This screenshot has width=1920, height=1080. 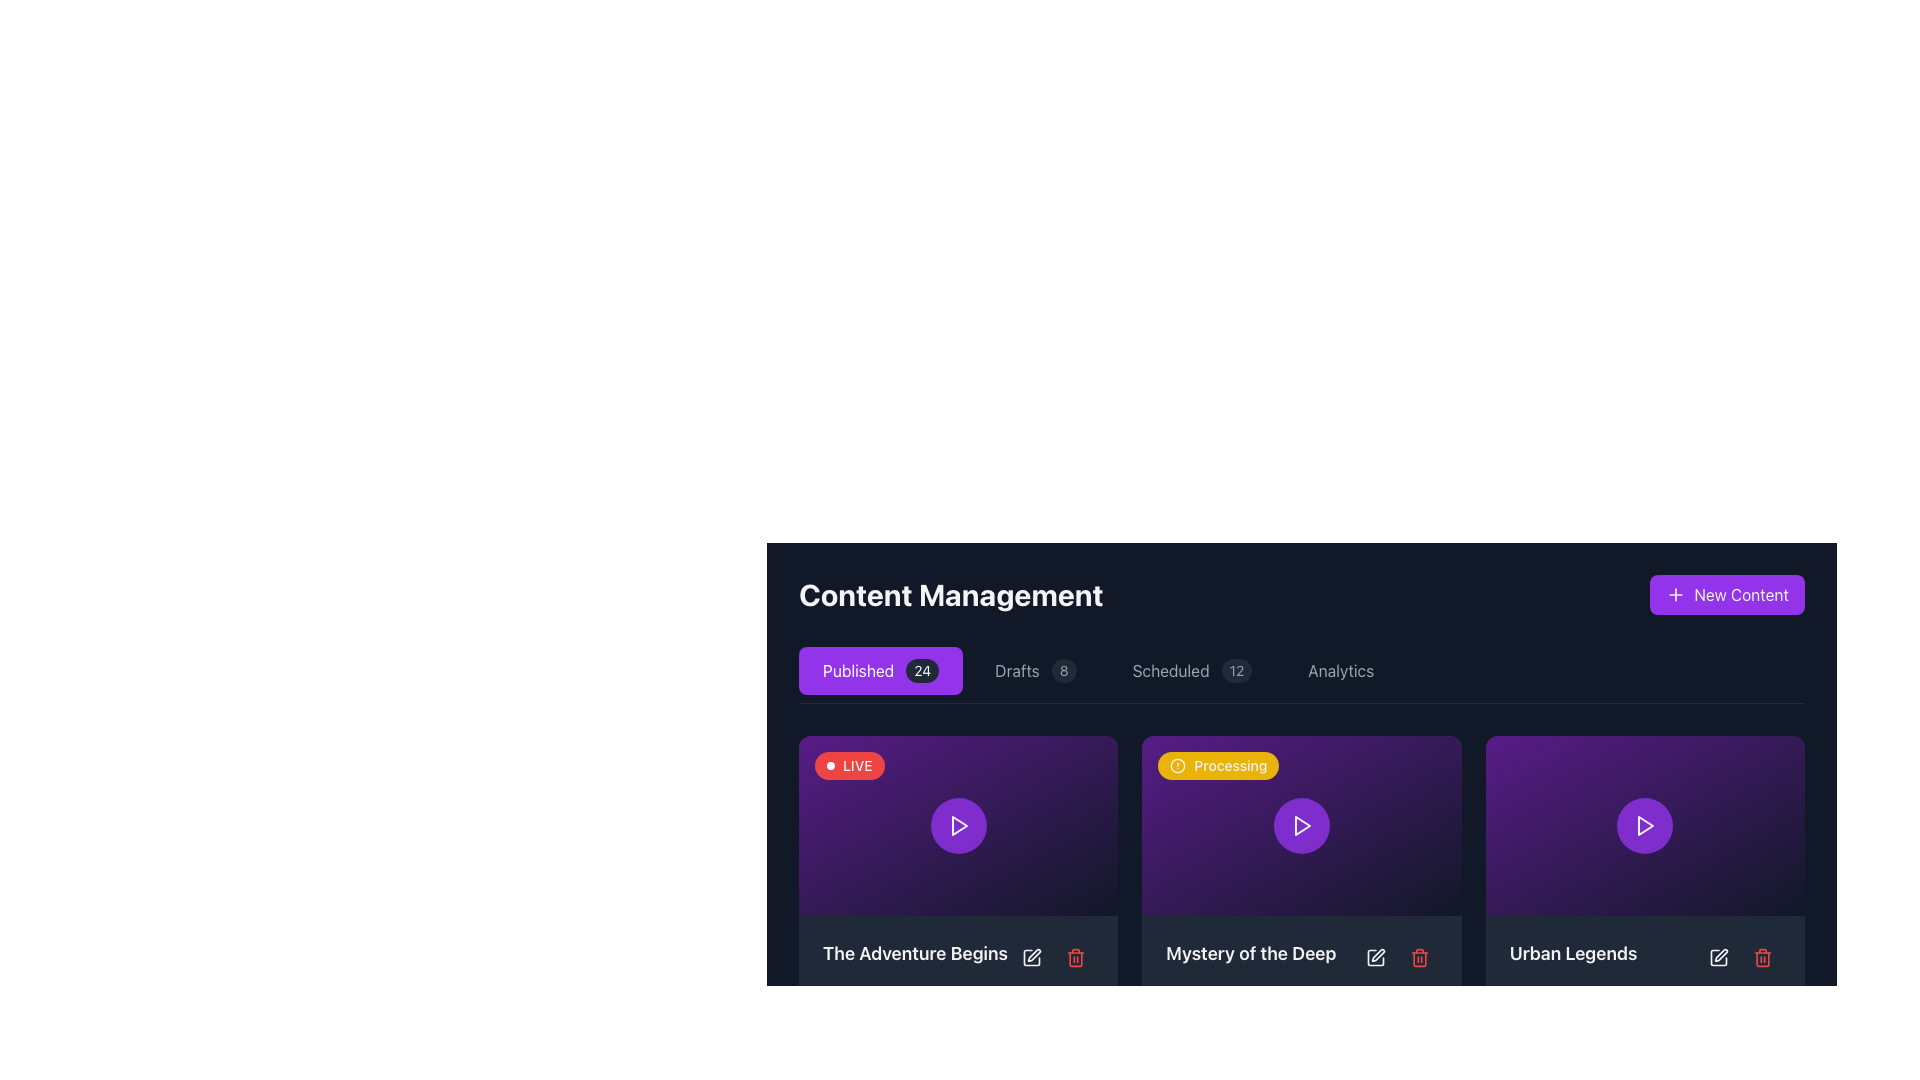 I want to click on the third Interactive content card (playable video thumbnail area) titled 'Urban Legends' located at the bottom-right of the 'Content Management' panel, so click(x=1645, y=825).